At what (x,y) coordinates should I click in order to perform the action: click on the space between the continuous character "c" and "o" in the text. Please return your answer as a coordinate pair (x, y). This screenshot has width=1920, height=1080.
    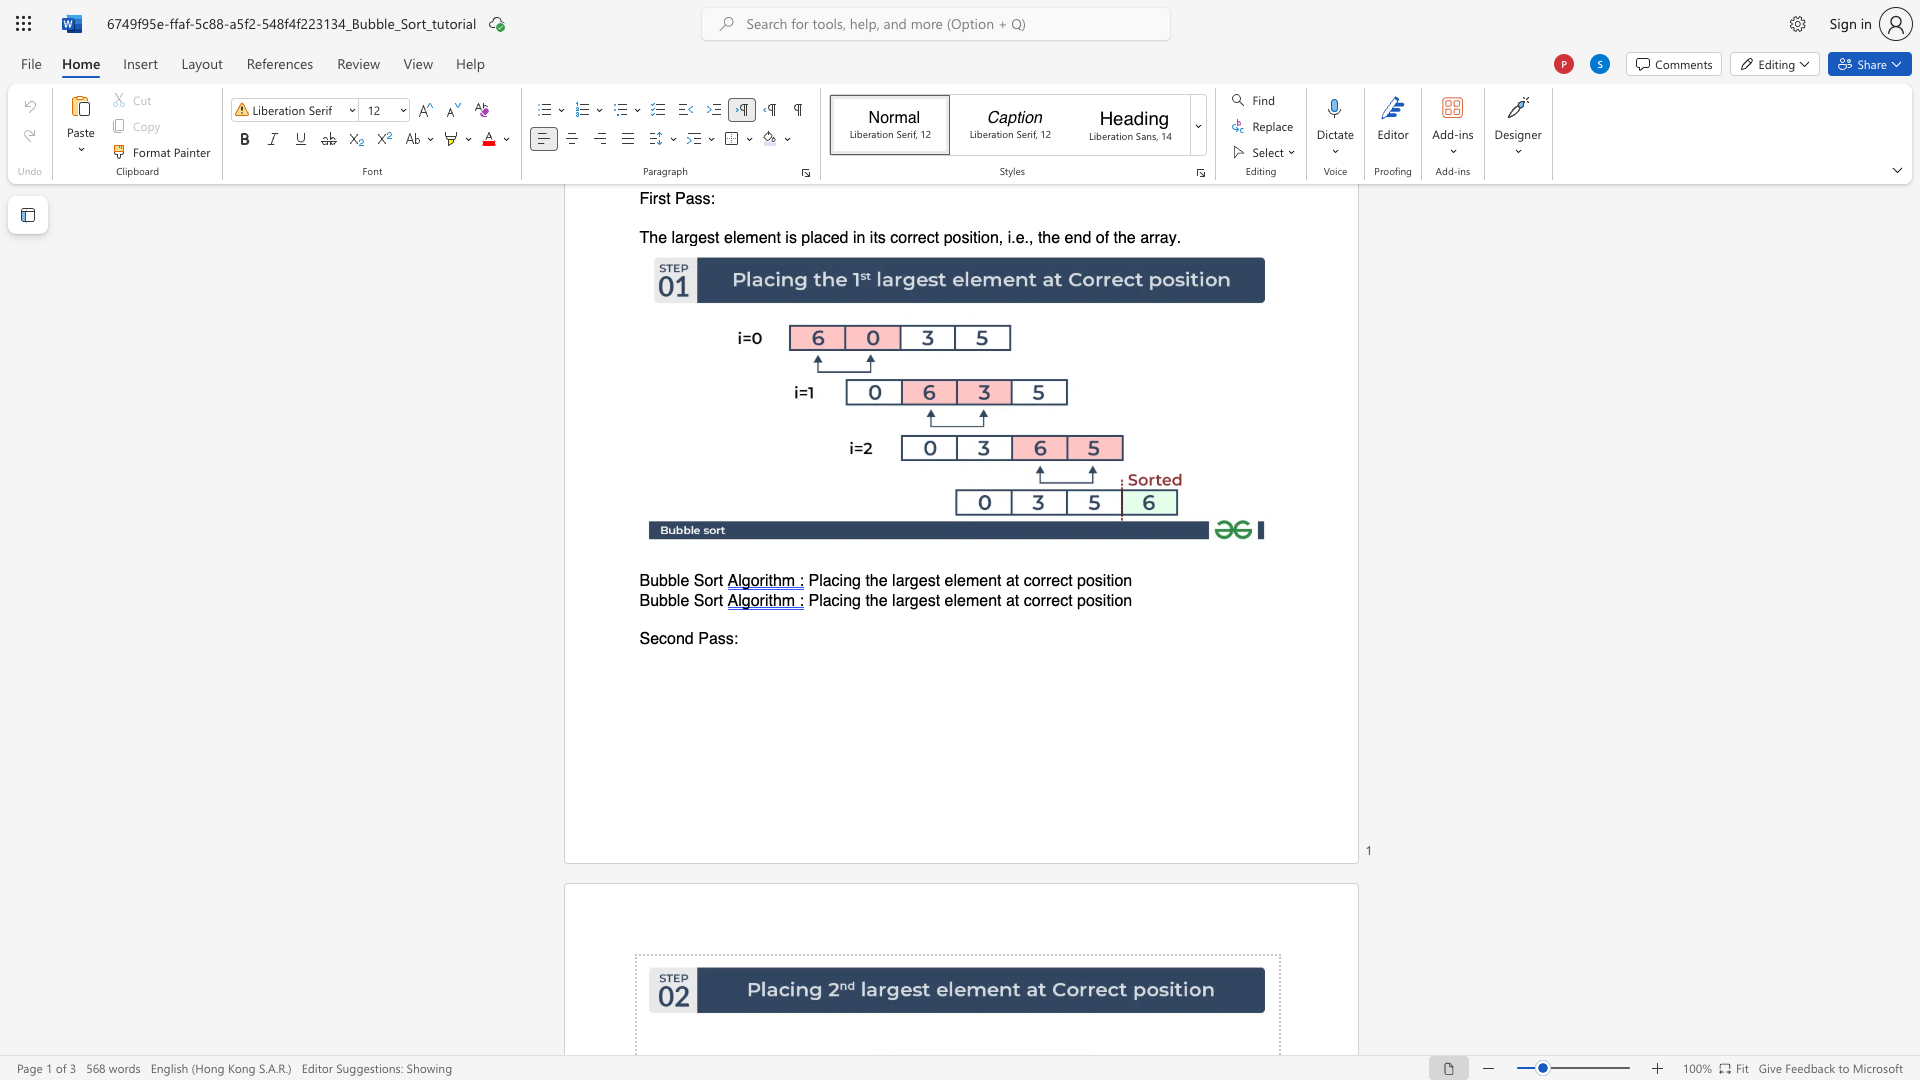
    Looking at the image, I should click on (667, 639).